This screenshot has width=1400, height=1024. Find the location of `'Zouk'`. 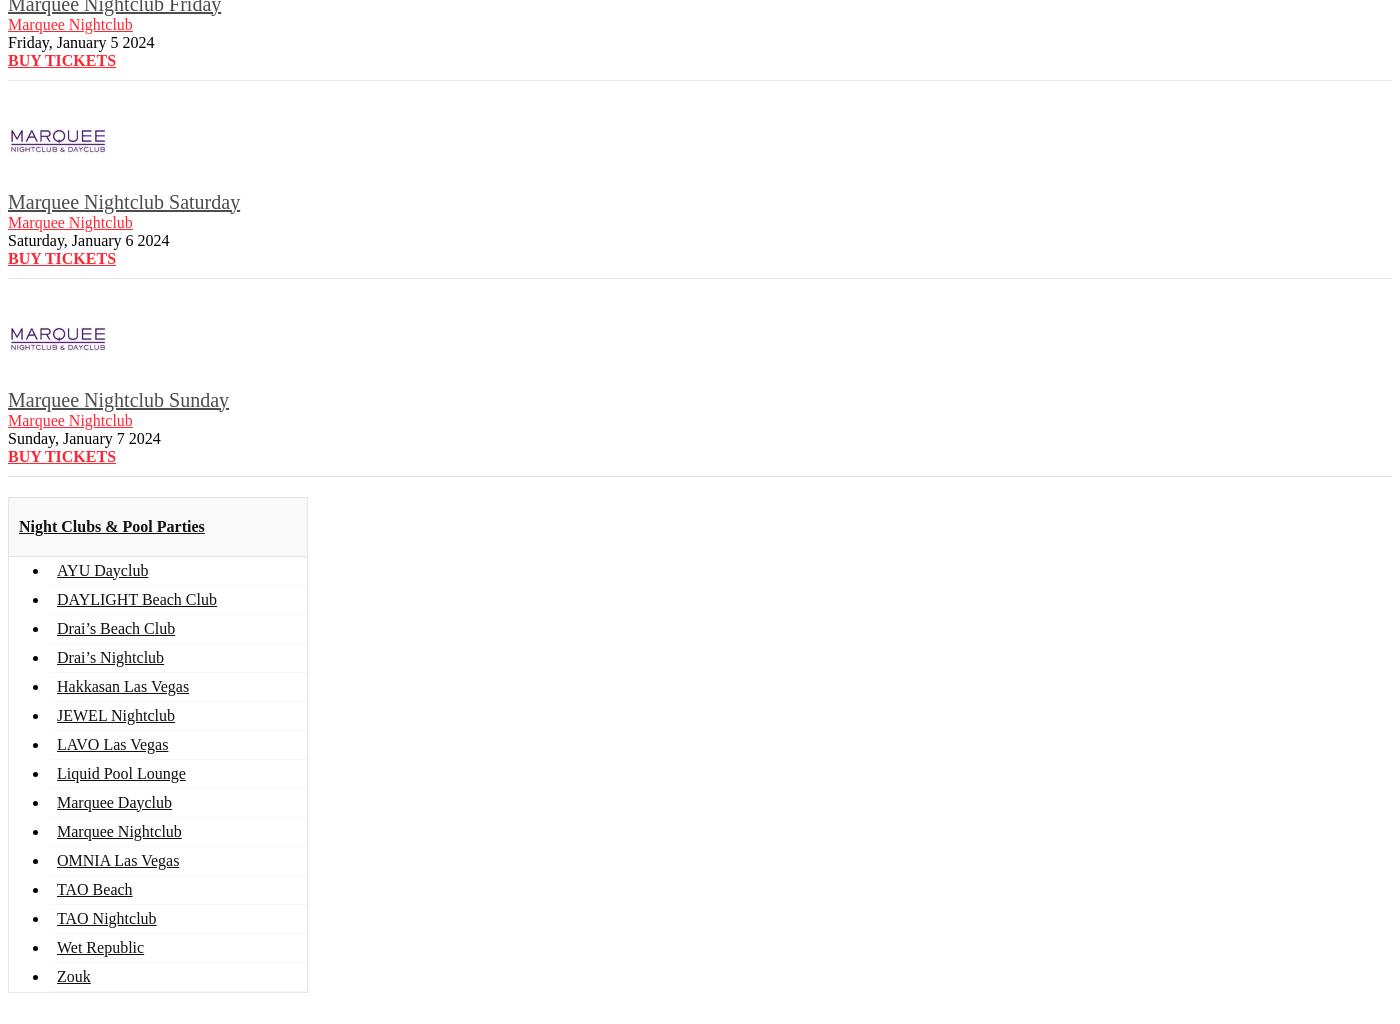

'Zouk' is located at coordinates (73, 975).